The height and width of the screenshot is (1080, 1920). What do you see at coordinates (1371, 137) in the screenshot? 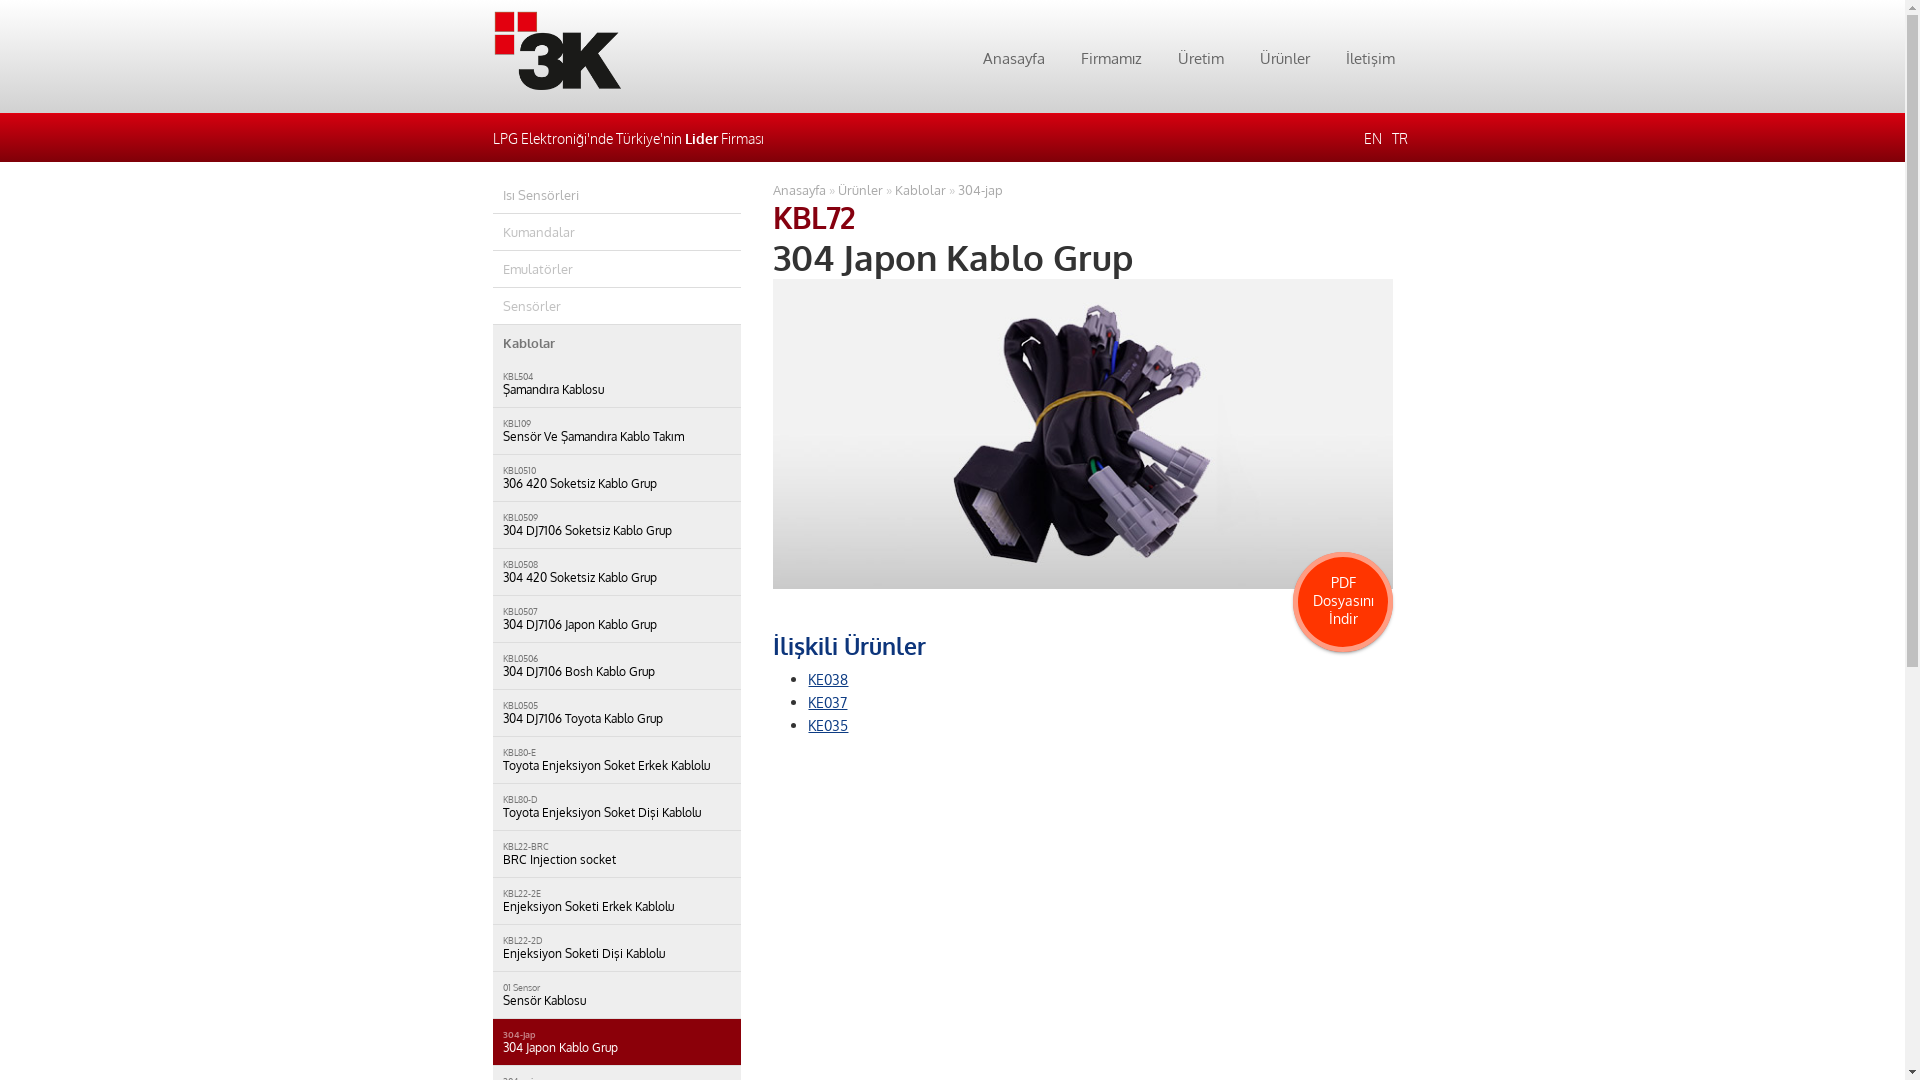
I see `'EN'` at bounding box center [1371, 137].